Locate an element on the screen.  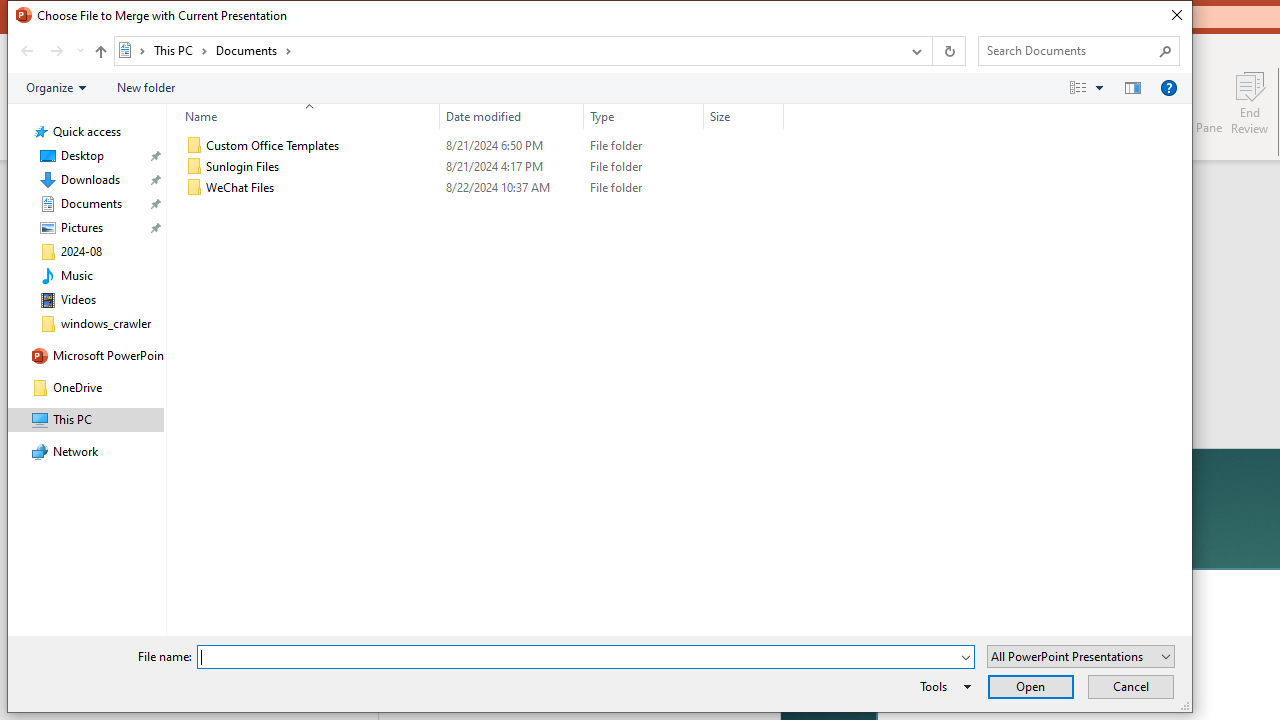
'Filter dropdown' is located at coordinates (774, 116).